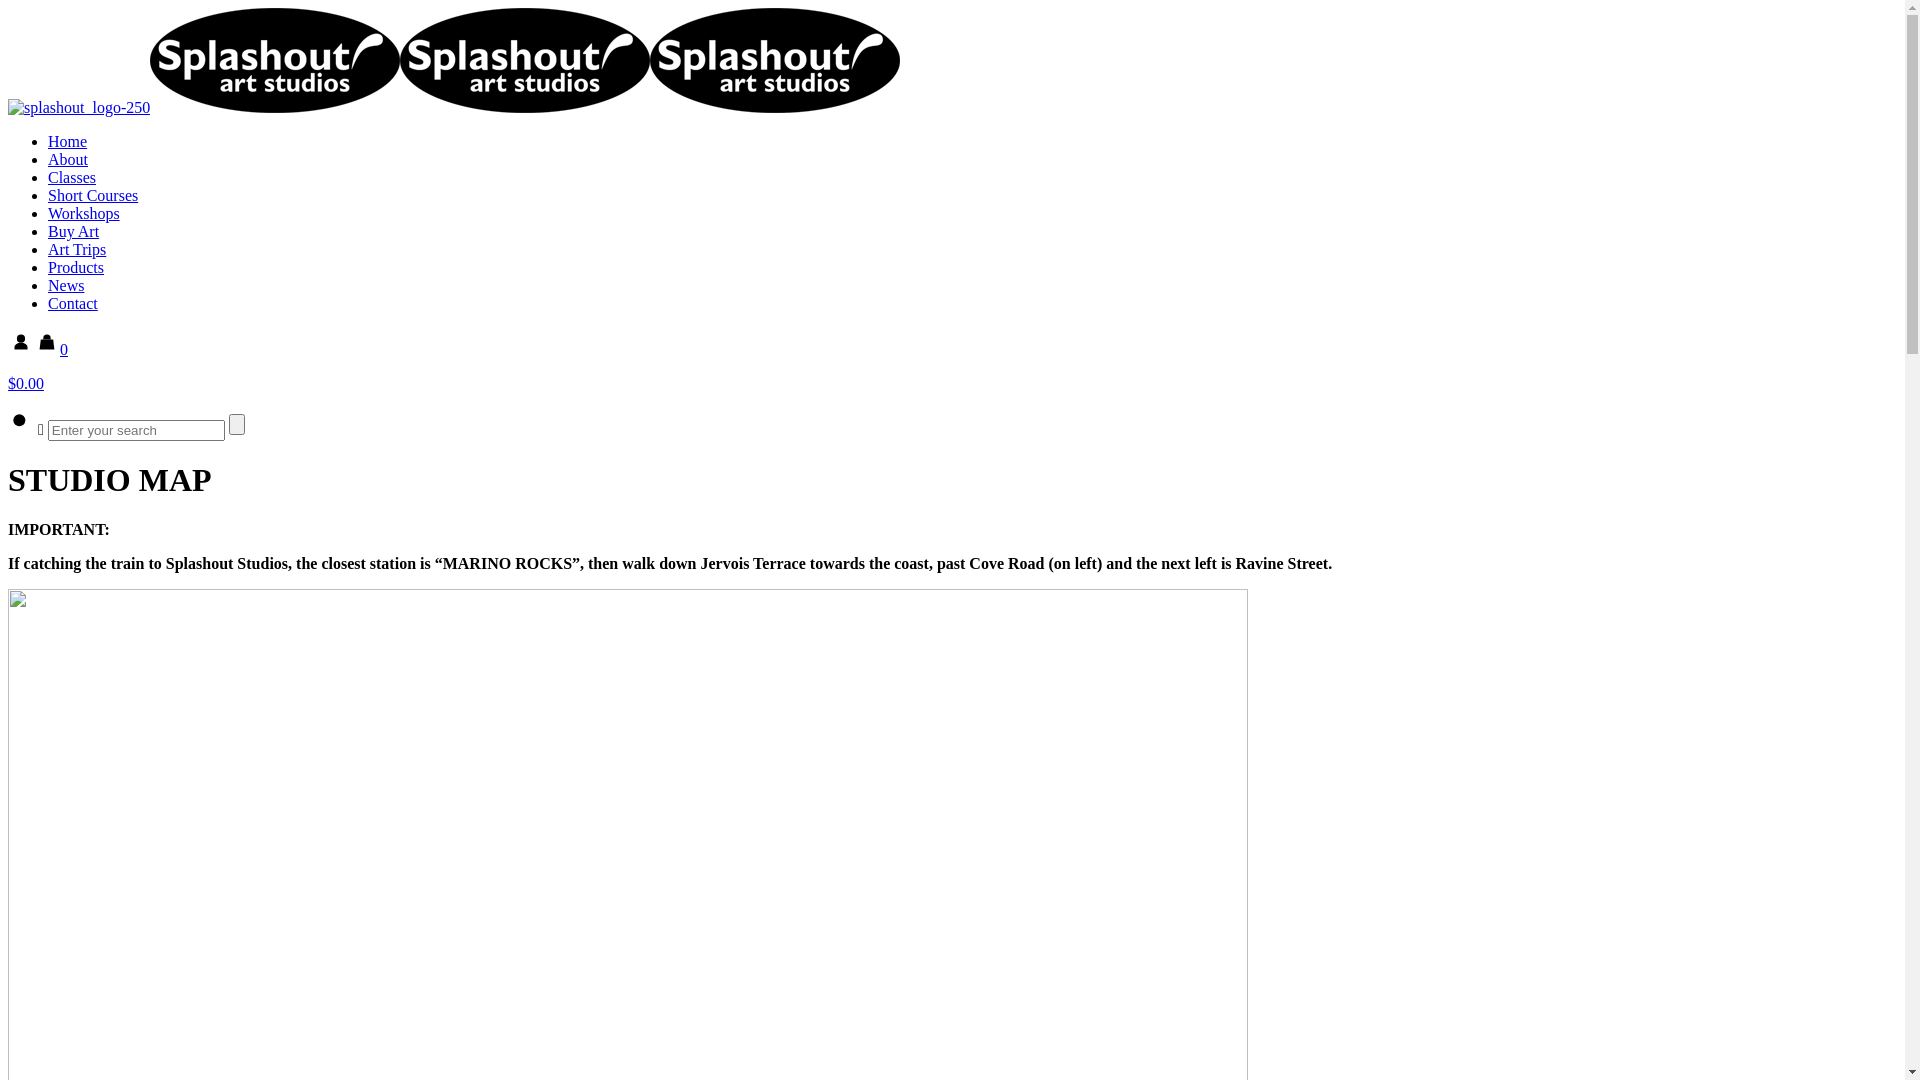 This screenshot has width=1920, height=1080. I want to click on 'Home', so click(67, 140).